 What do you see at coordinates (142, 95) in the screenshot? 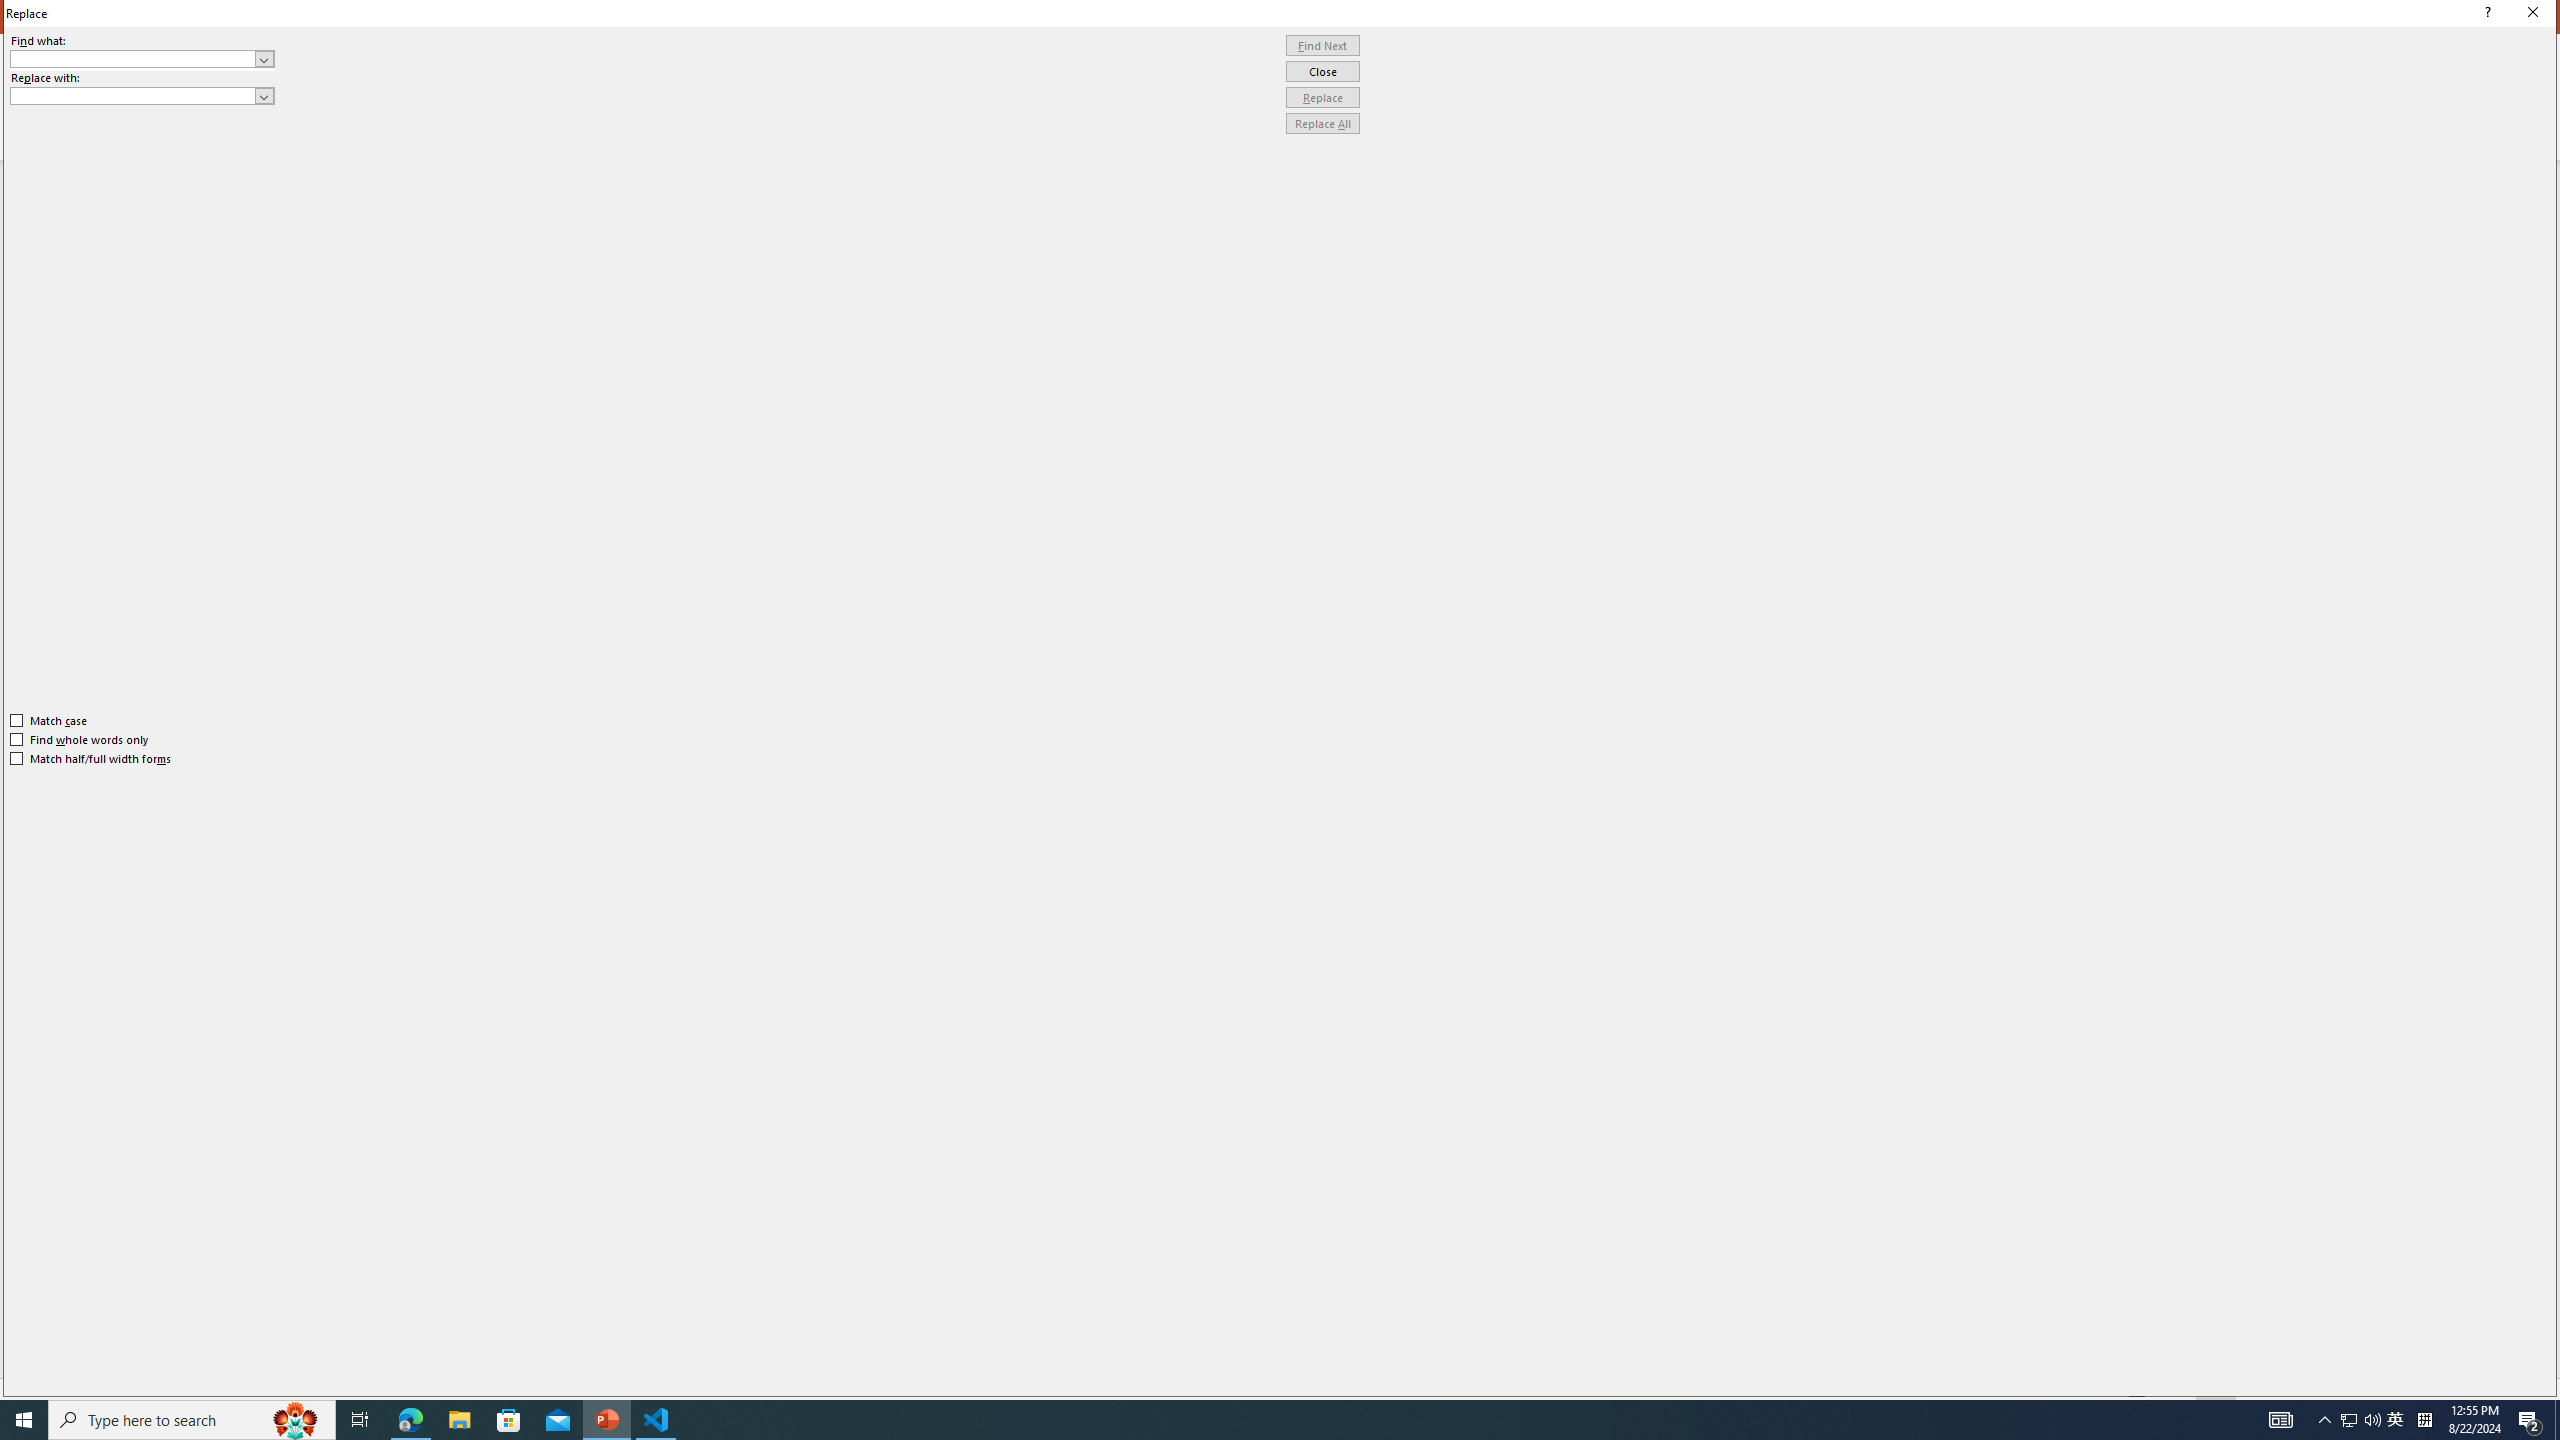
I see `'Replace with'` at bounding box center [142, 95].